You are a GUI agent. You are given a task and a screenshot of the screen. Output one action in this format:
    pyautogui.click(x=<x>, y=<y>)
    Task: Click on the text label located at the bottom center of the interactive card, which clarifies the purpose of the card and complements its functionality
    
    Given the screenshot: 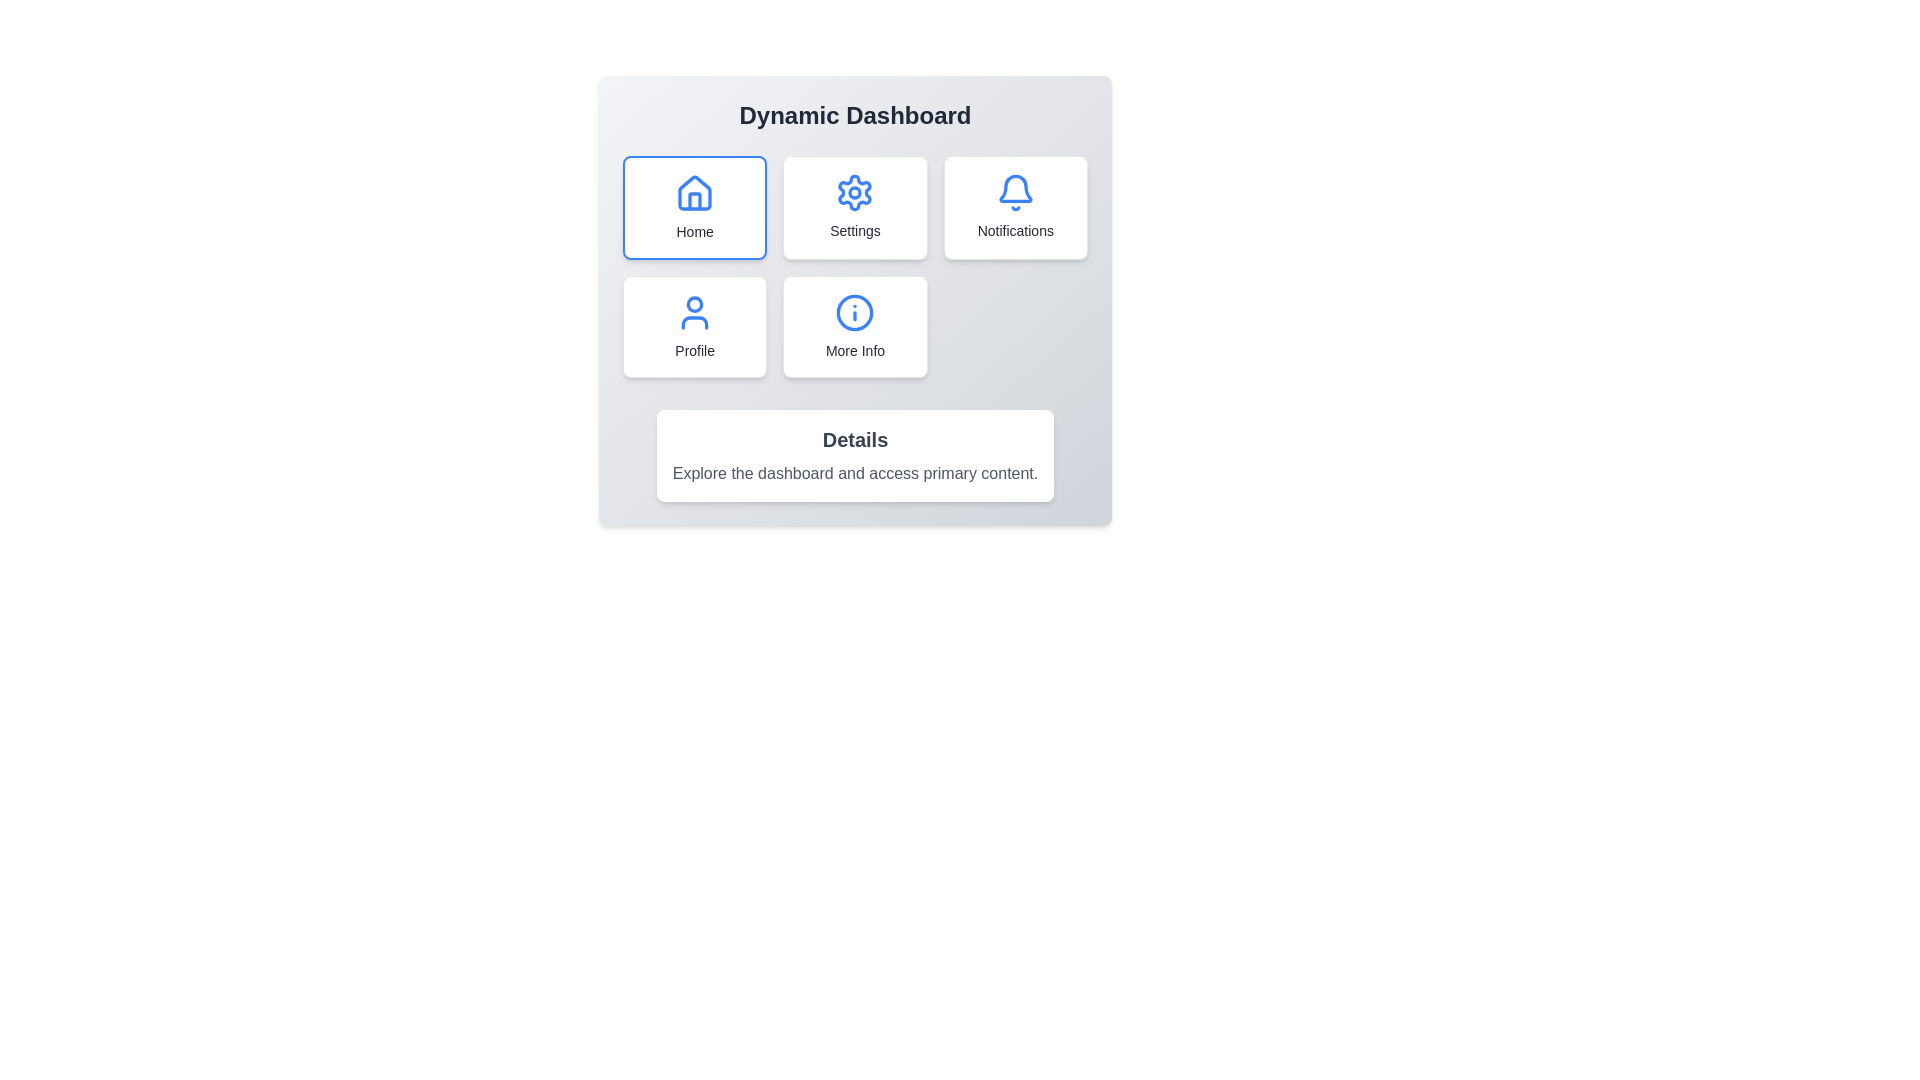 What is the action you would take?
    pyautogui.click(x=855, y=350)
    